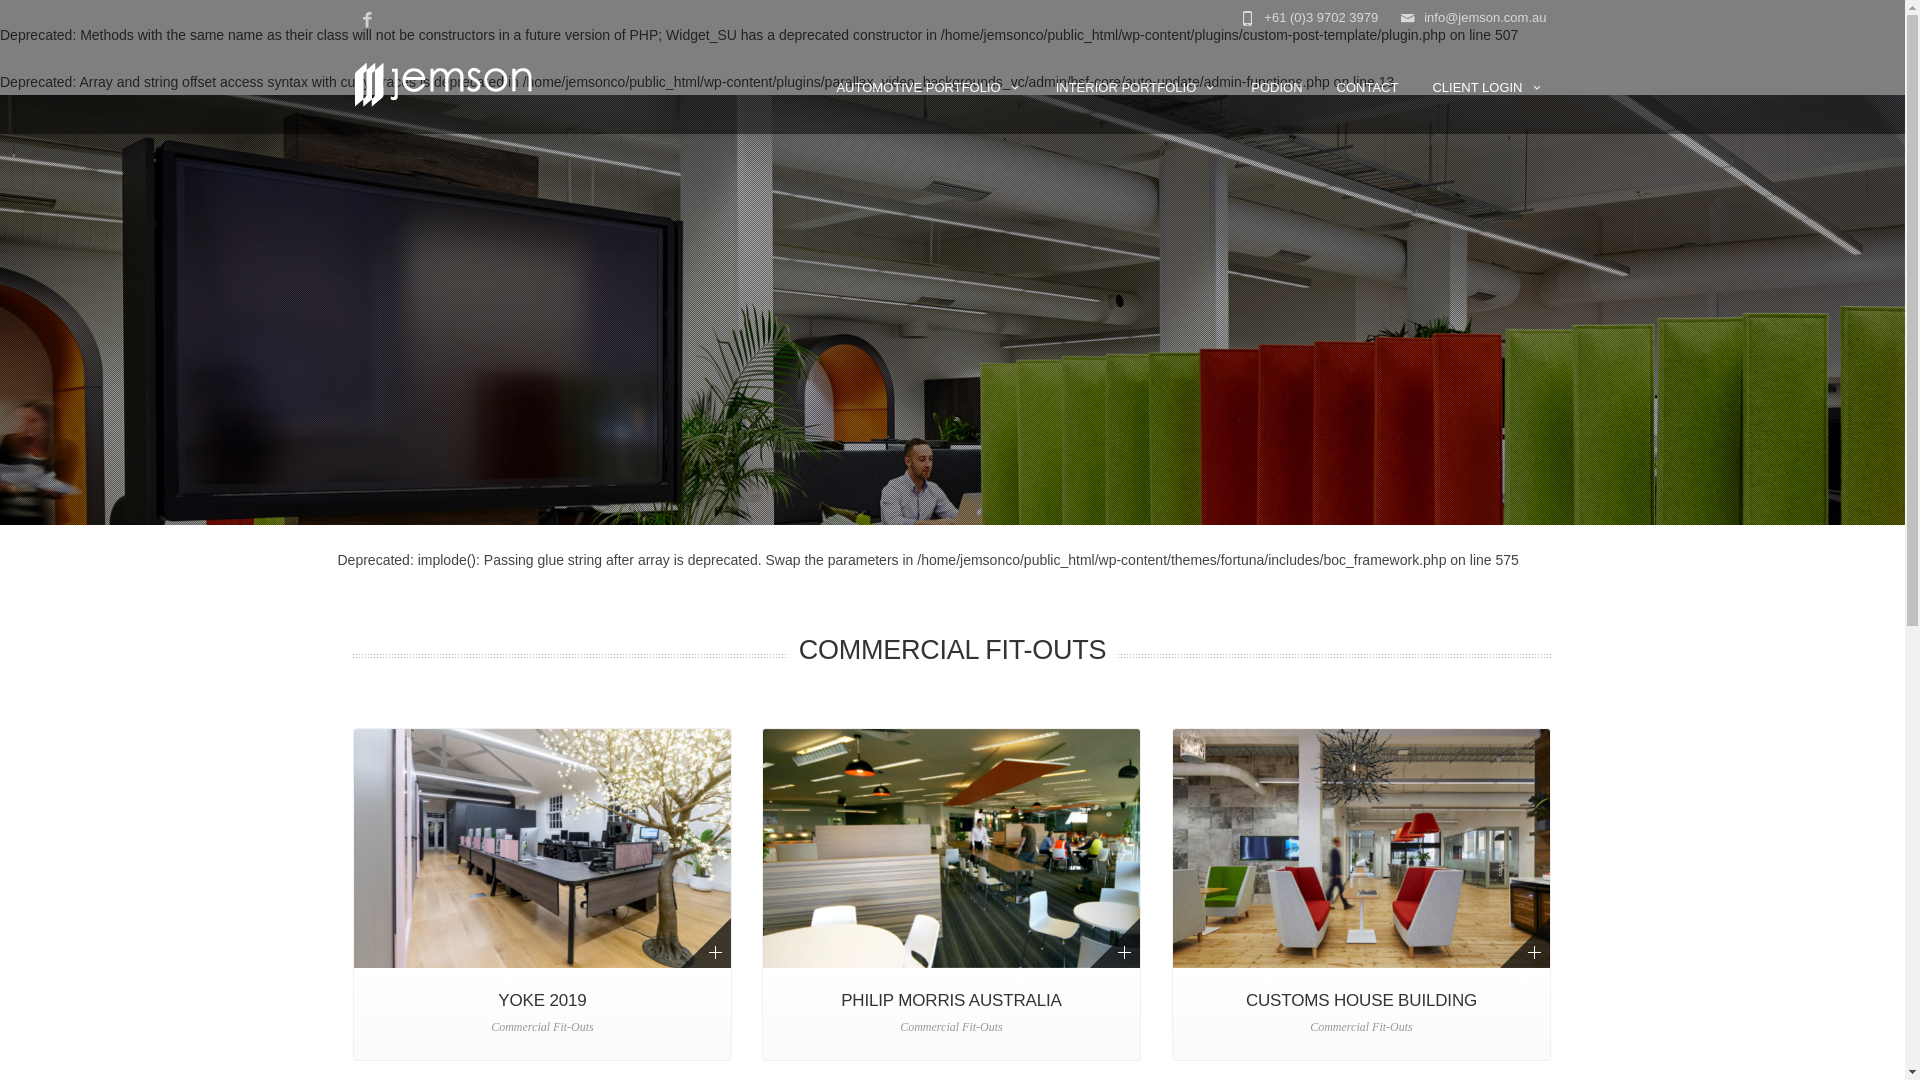 The width and height of the screenshot is (1920, 1080). I want to click on 'CLIENT LOGIN', so click(1414, 84).